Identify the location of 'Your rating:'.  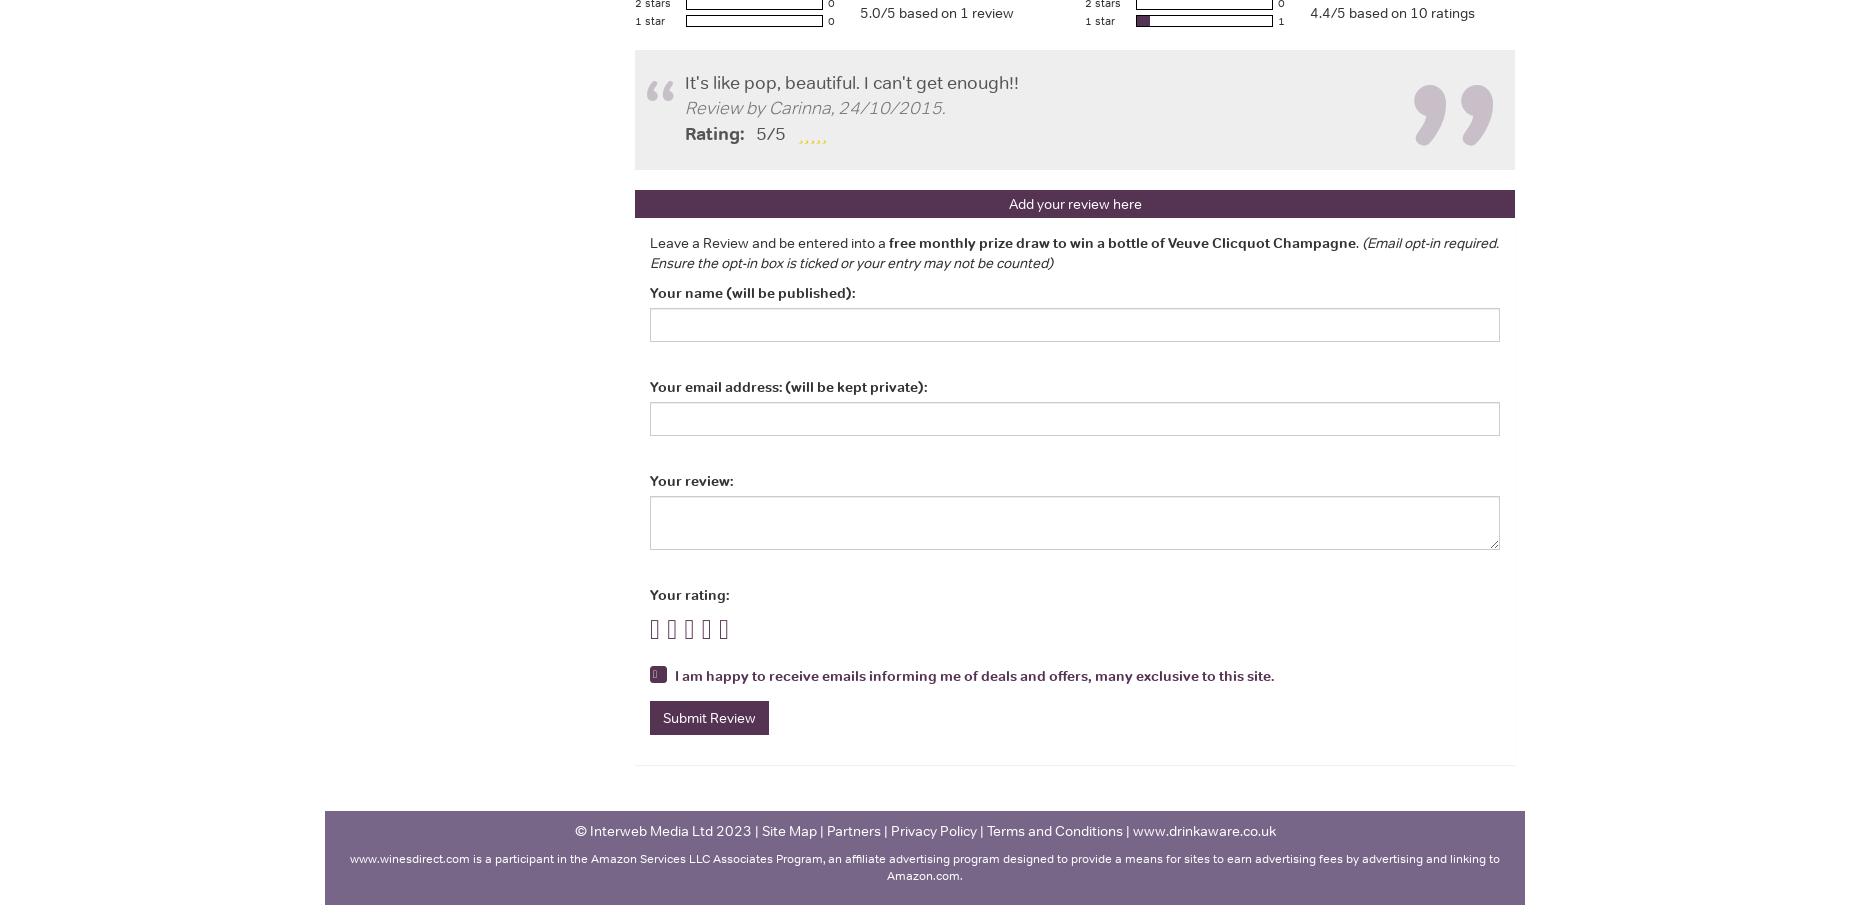
(689, 593).